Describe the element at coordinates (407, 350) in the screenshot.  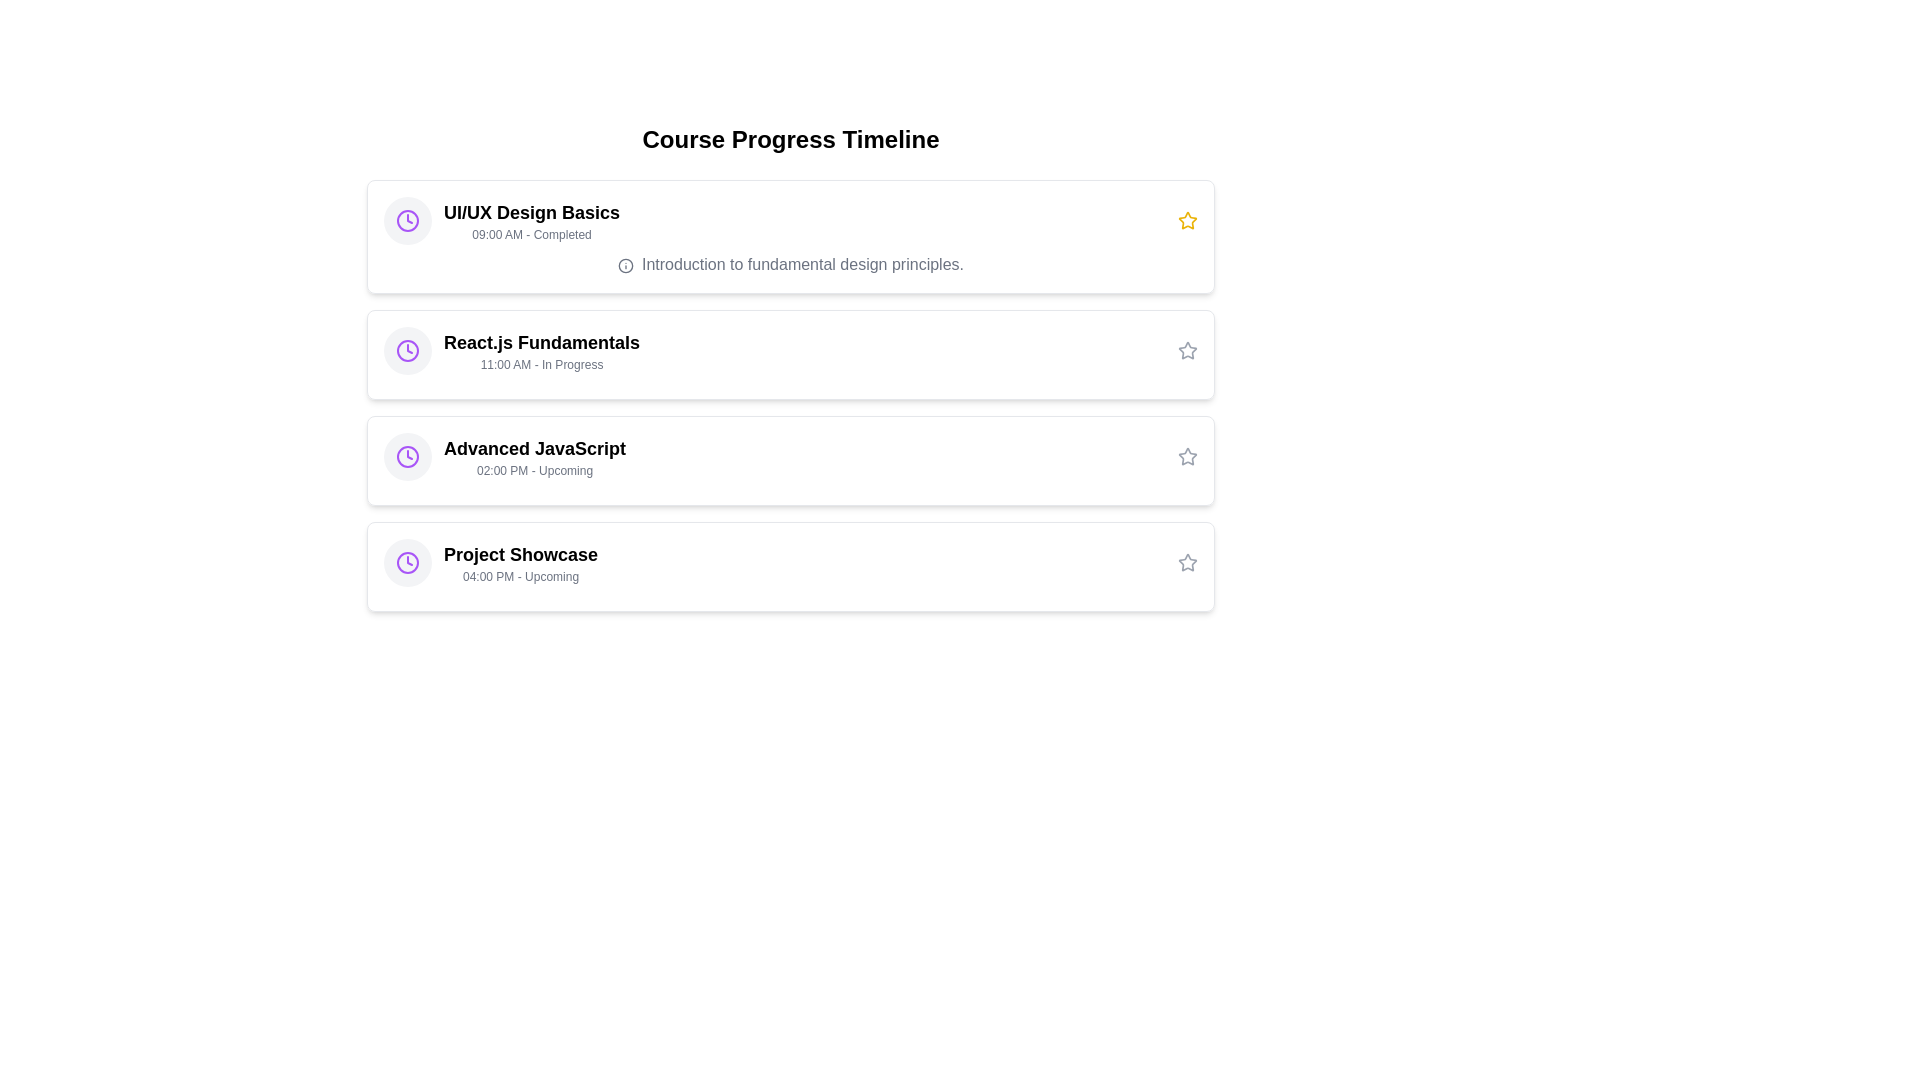
I see `the time indicator icon located to the left of the text 'React.js Fundamentals' in the row labeled 'React.js Fundamentals 11:00 AM - In Progress'` at that location.